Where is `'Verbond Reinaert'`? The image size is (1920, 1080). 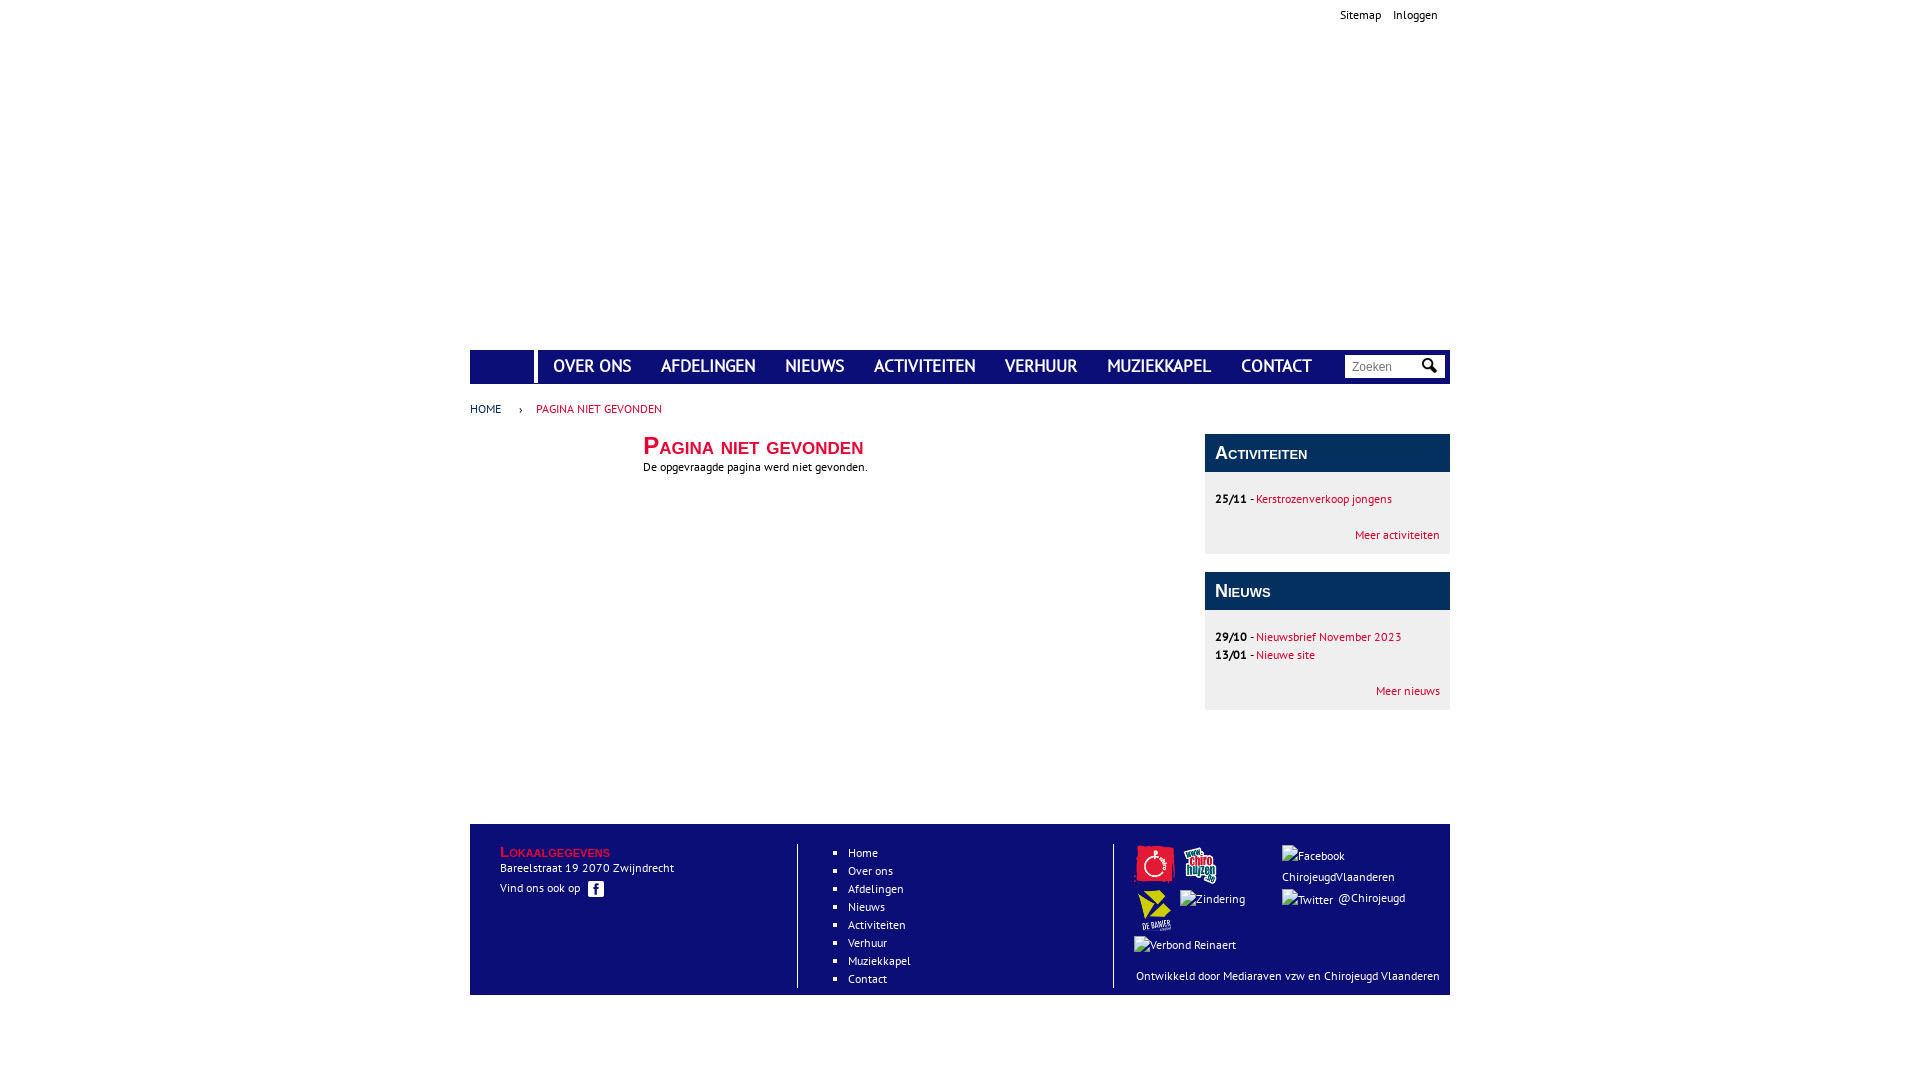 'Verbond Reinaert' is located at coordinates (1185, 945).